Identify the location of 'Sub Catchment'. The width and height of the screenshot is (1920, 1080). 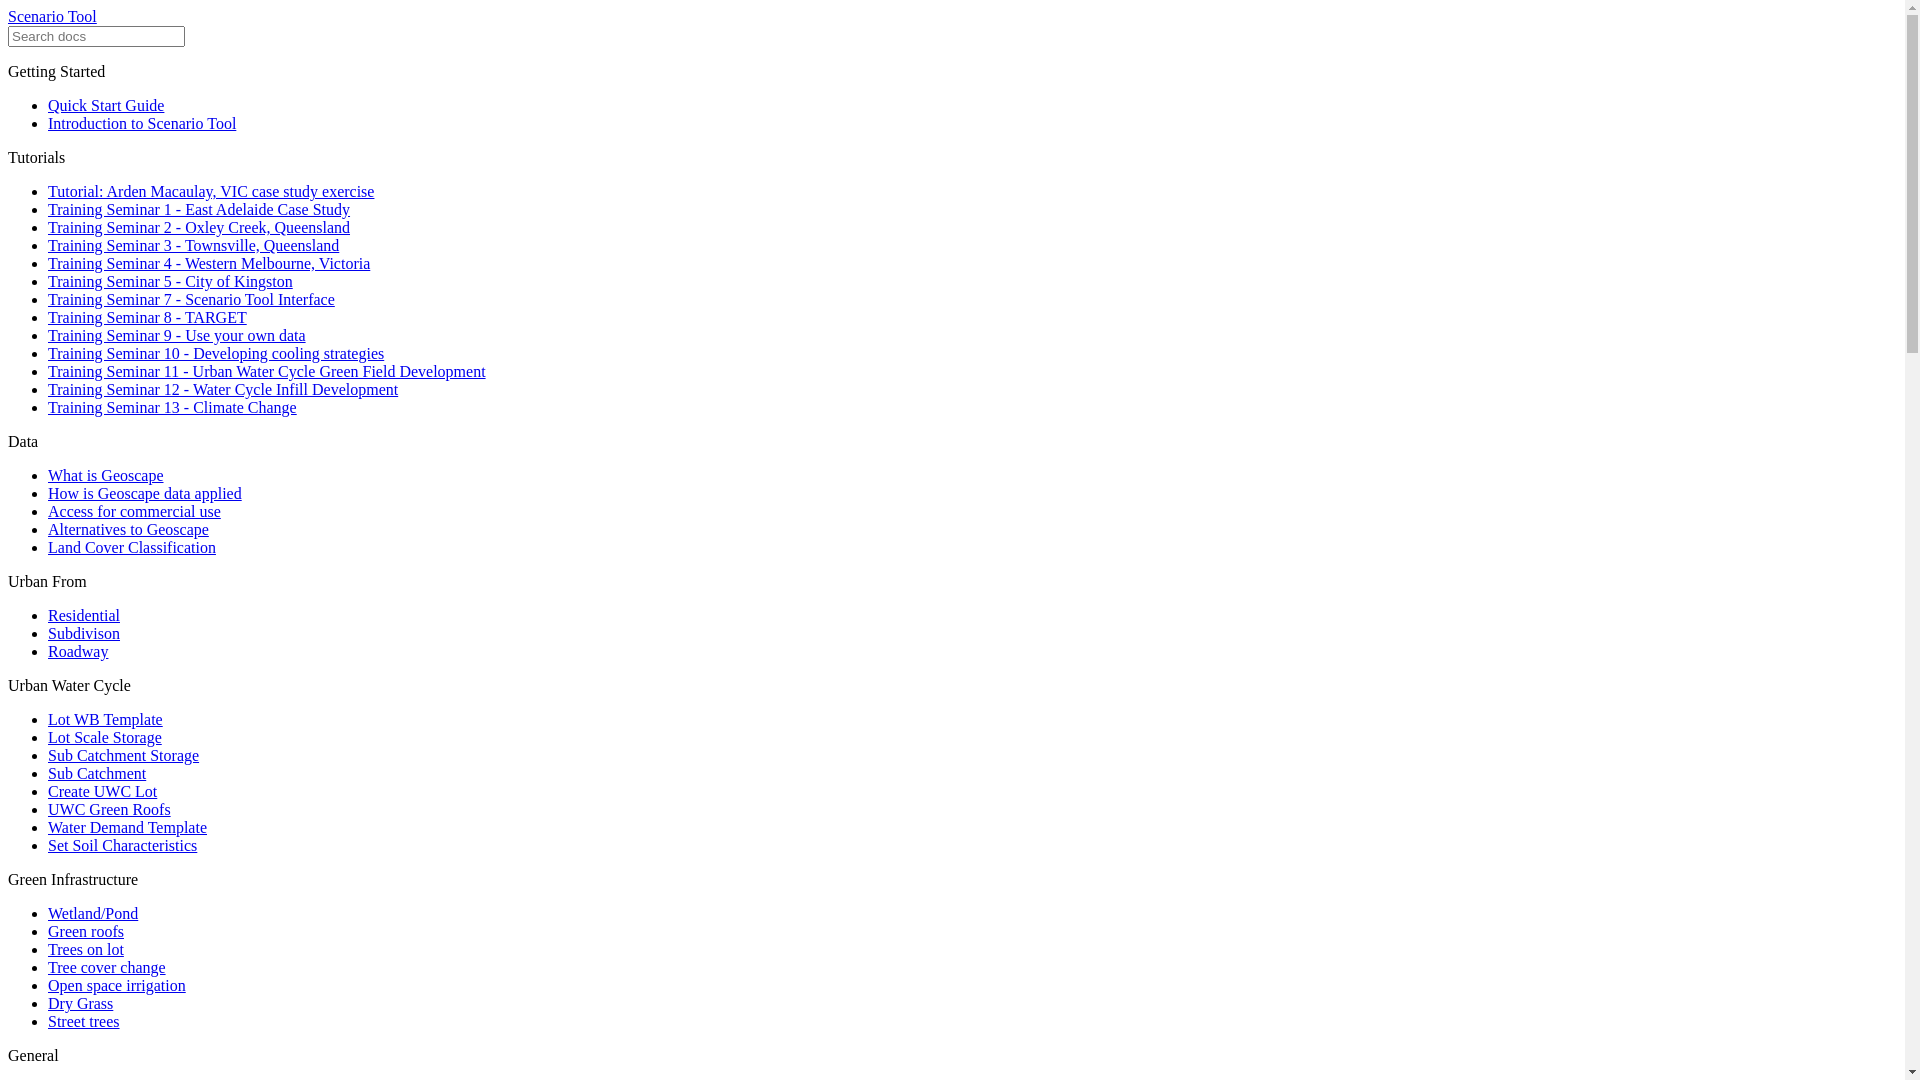
(95, 772).